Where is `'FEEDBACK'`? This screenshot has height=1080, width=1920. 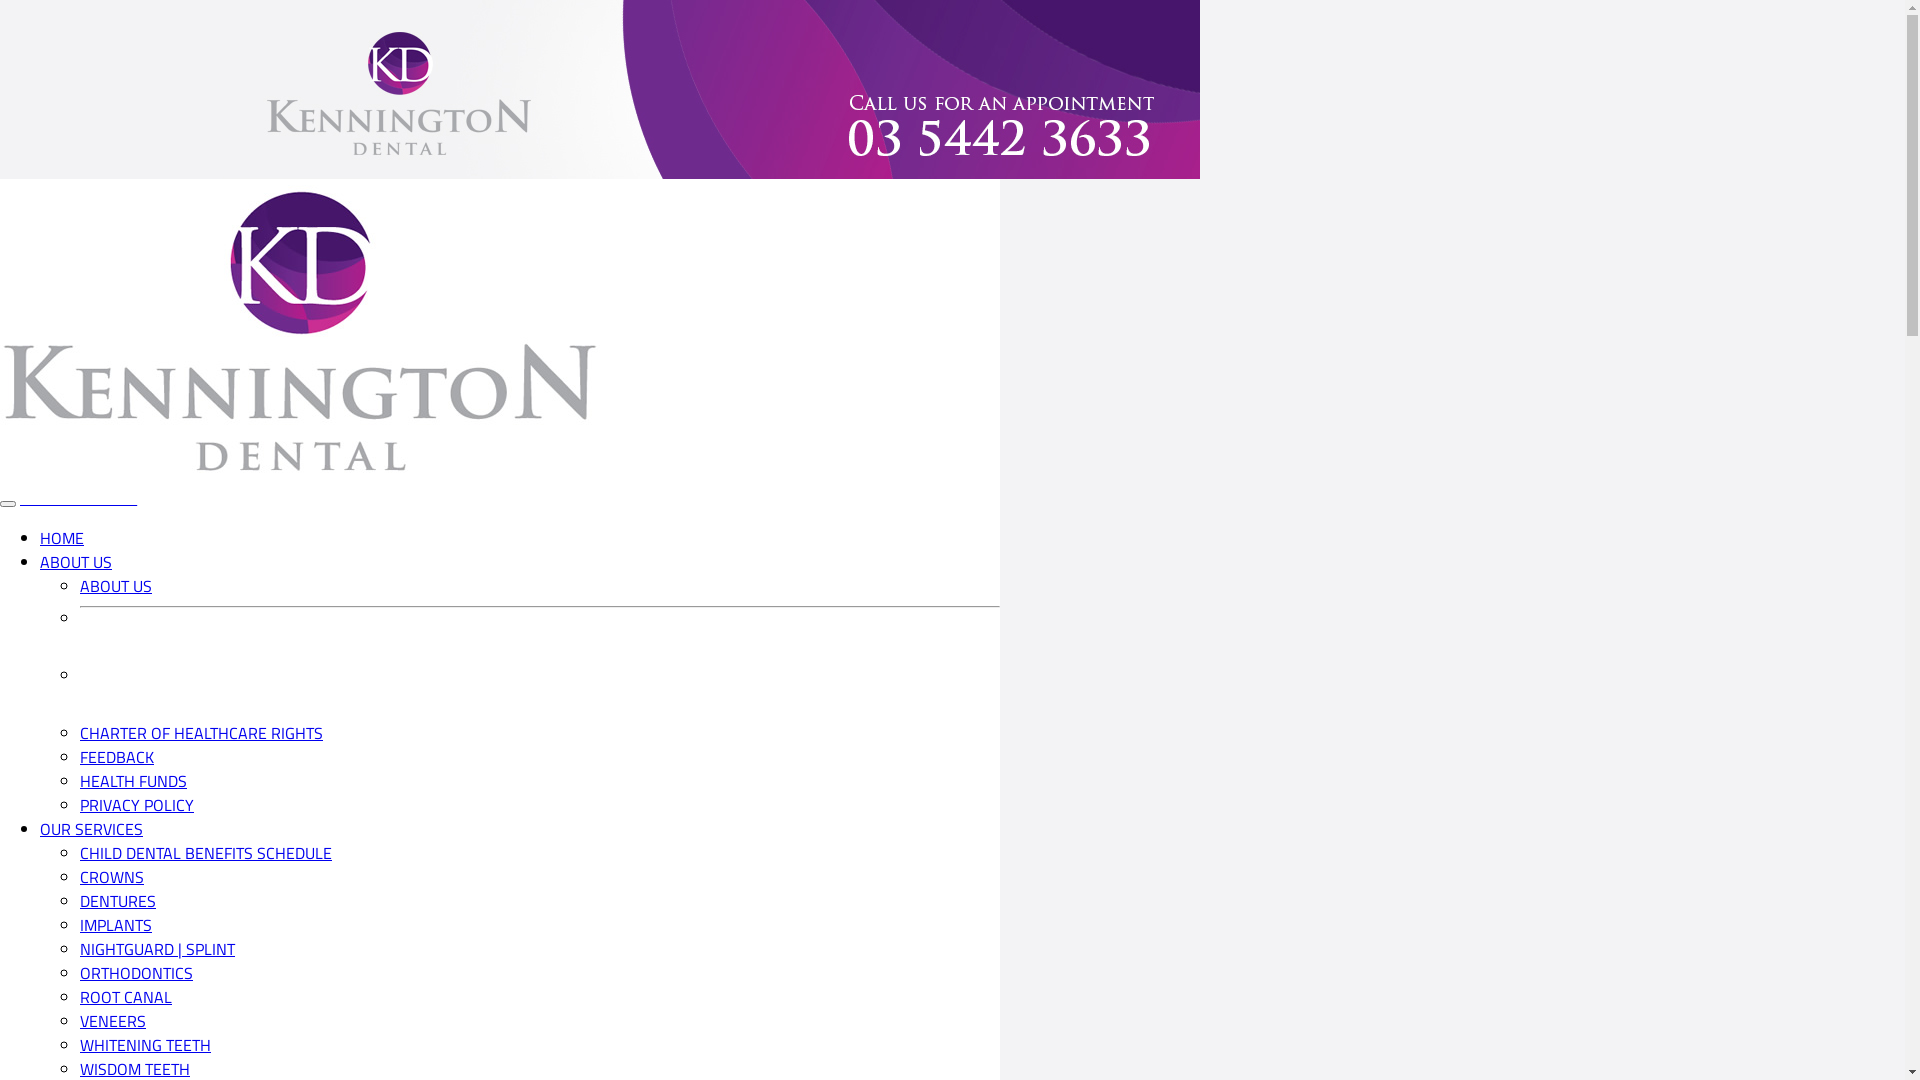 'FEEDBACK' is located at coordinates (80, 756).